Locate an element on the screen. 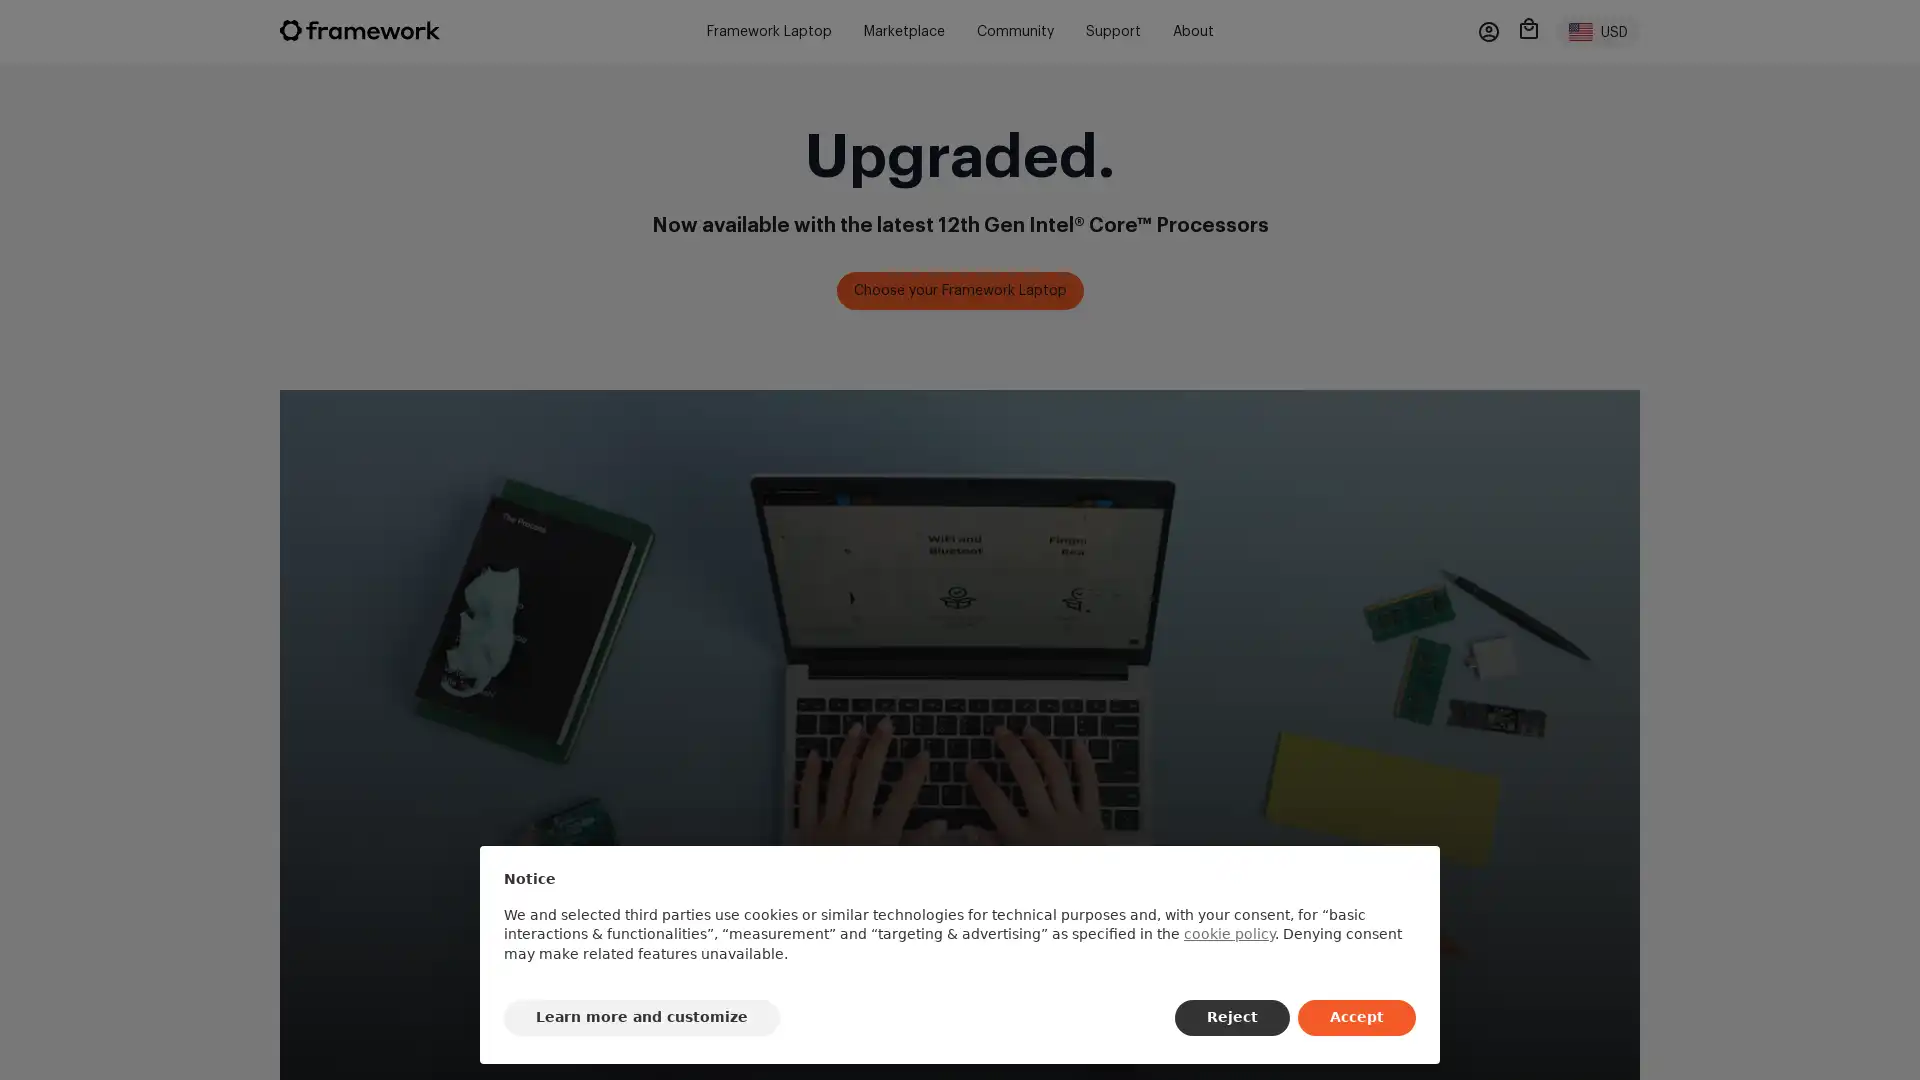 The image size is (1920, 1080). Reject is located at coordinates (1231, 1018).